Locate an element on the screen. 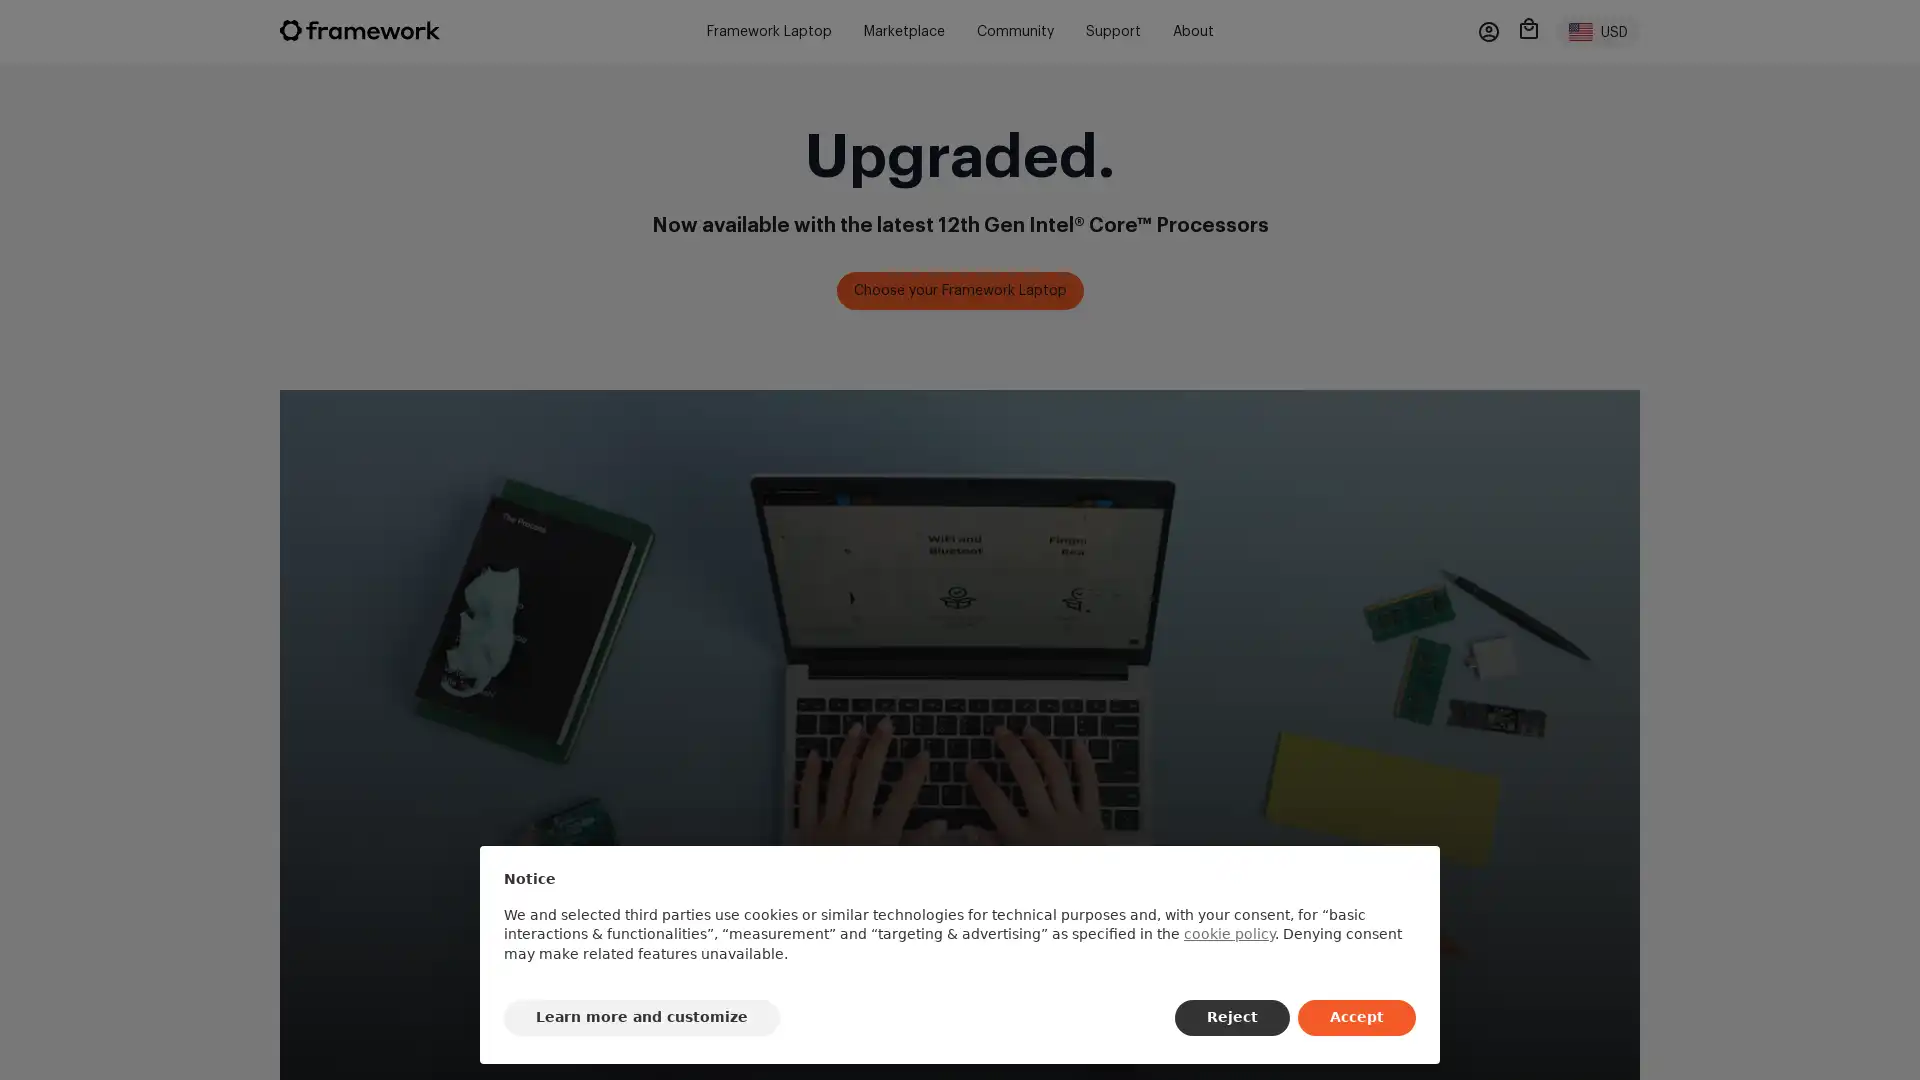 The image size is (1920, 1080). Reject is located at coordinates (1231, 1018).